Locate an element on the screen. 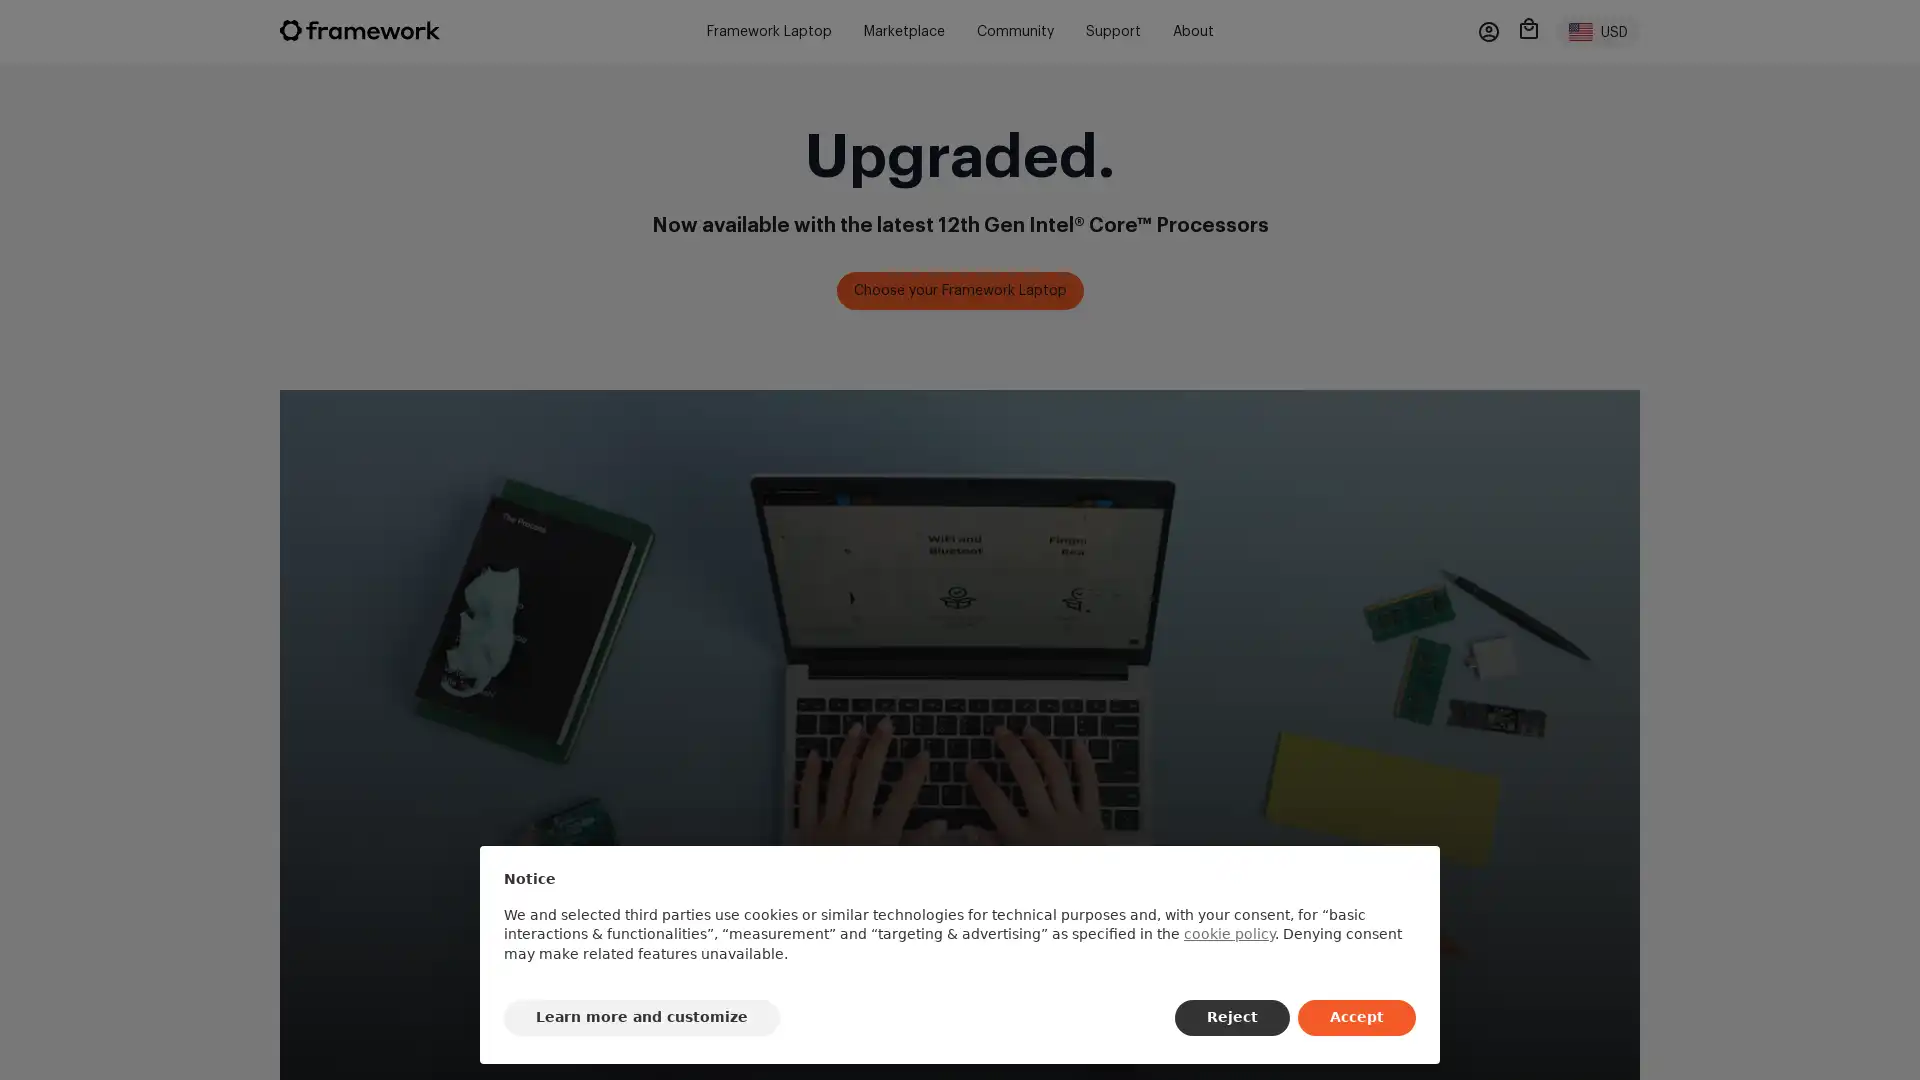 The image size is (1920, 1080). Reject is located at coordinates (1231, 1018).